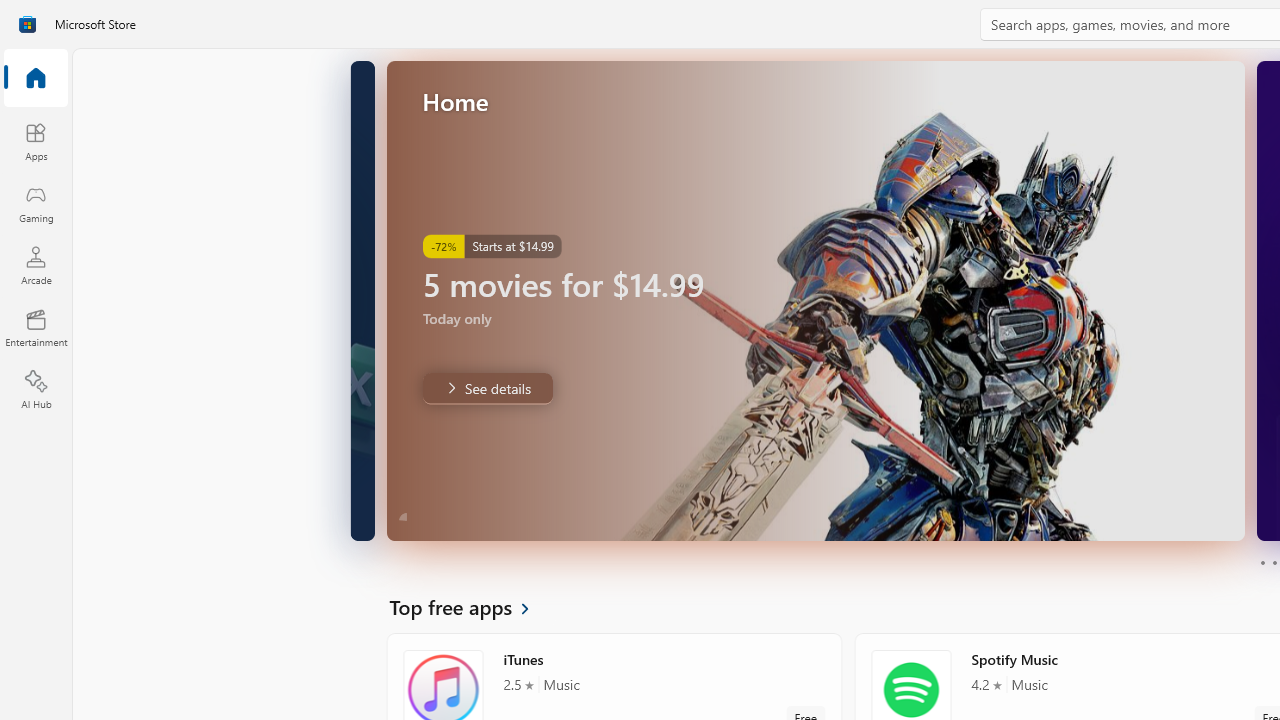 This screenshot has height=720, width=1280. Describe the element at coordinates (470, 605) in the screenshot. I see `'See all  Top free apps'` at that location.